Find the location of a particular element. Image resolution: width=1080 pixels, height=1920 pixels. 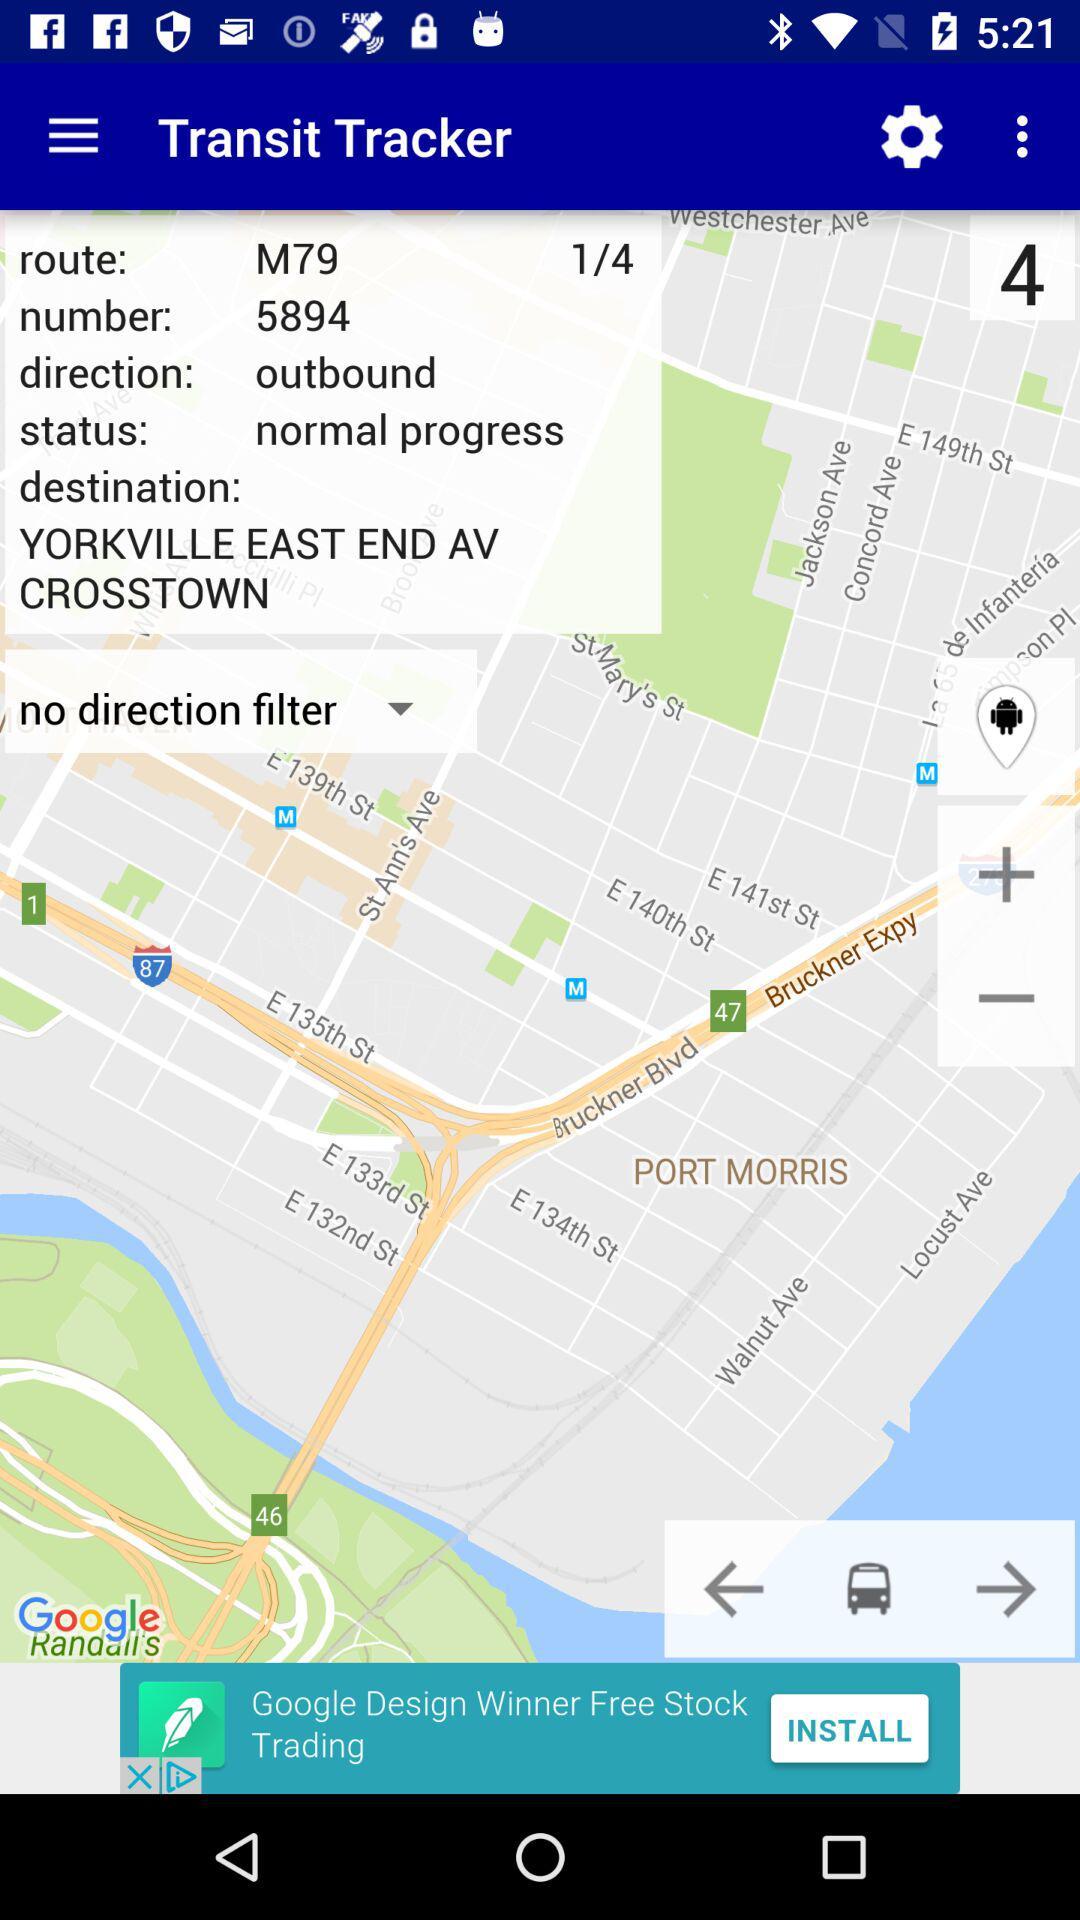

zoom in page is located at coordinates (1006, 874).